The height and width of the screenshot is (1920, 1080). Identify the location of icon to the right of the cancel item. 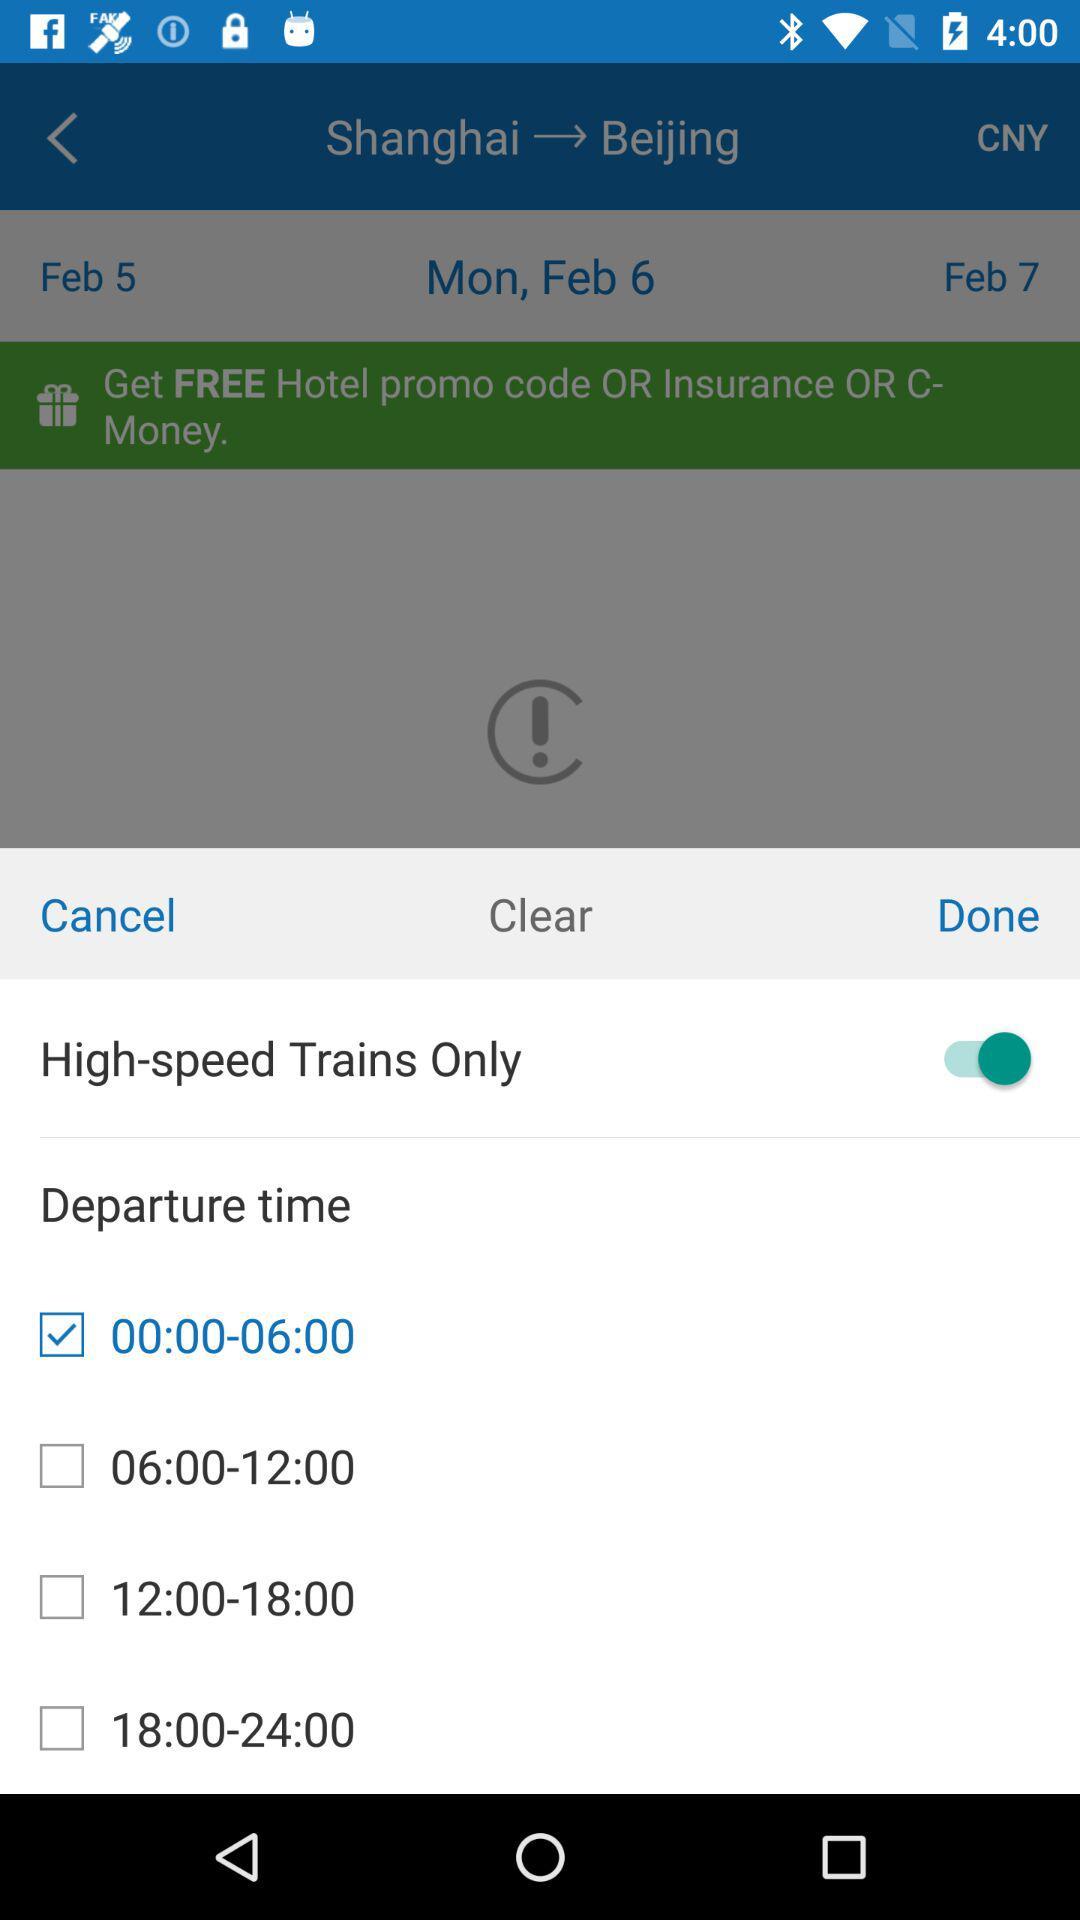
(540, 912).